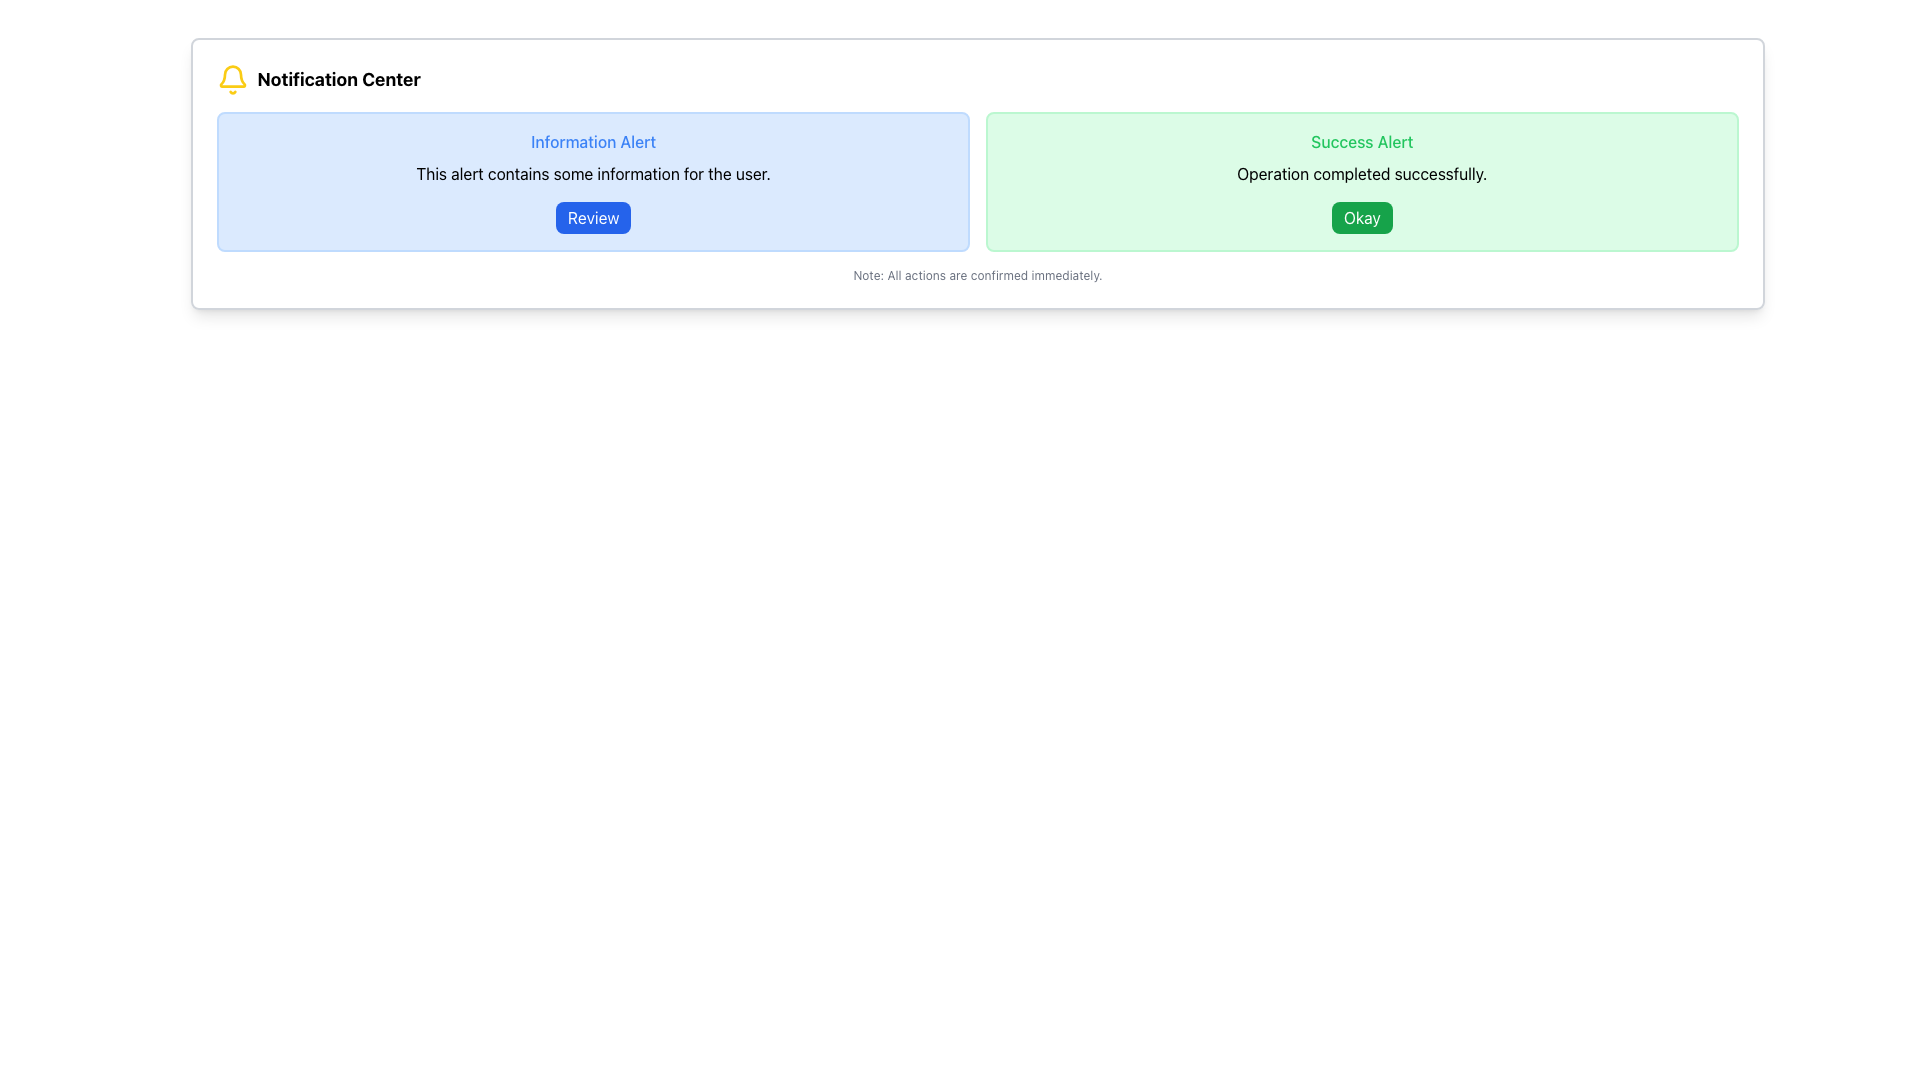  I want to click on the 'Review' button with a blue background and white text, located in the 'Information Alert' box, to trigger the hover effect, so click(592, 218).